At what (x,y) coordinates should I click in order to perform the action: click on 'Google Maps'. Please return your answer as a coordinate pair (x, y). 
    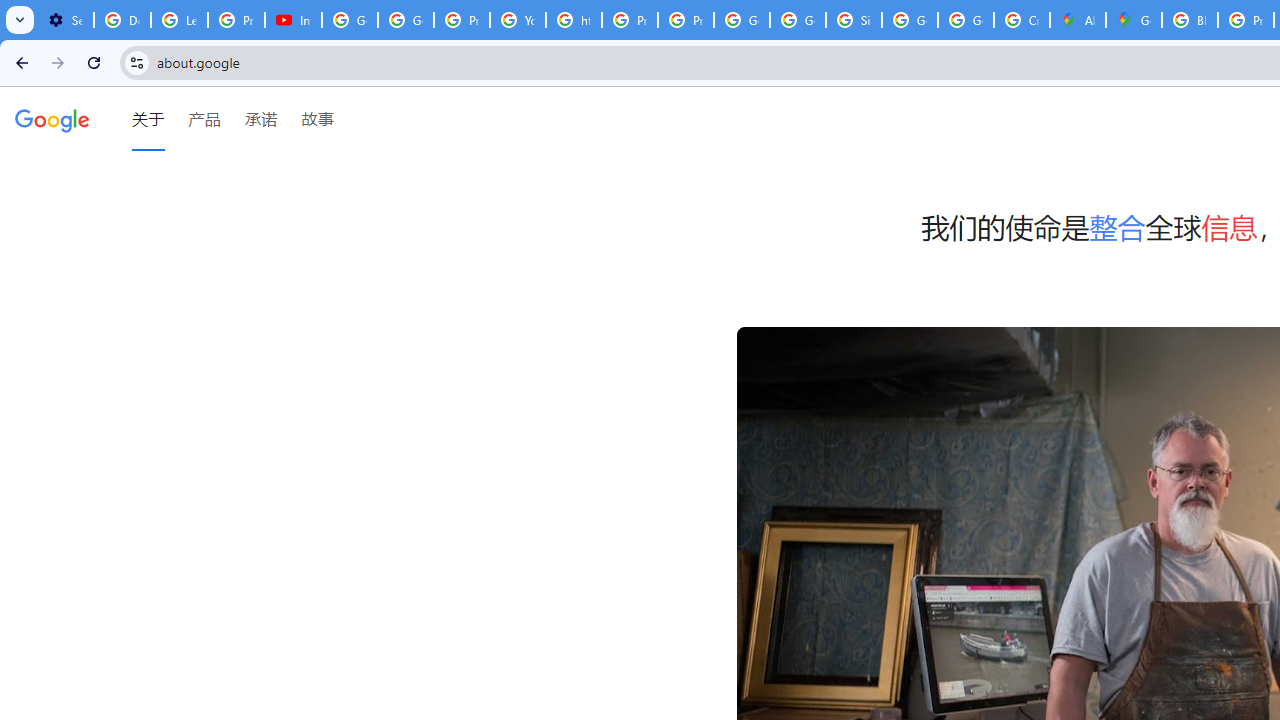
    Looking at the image, I should click on (1134, 20).